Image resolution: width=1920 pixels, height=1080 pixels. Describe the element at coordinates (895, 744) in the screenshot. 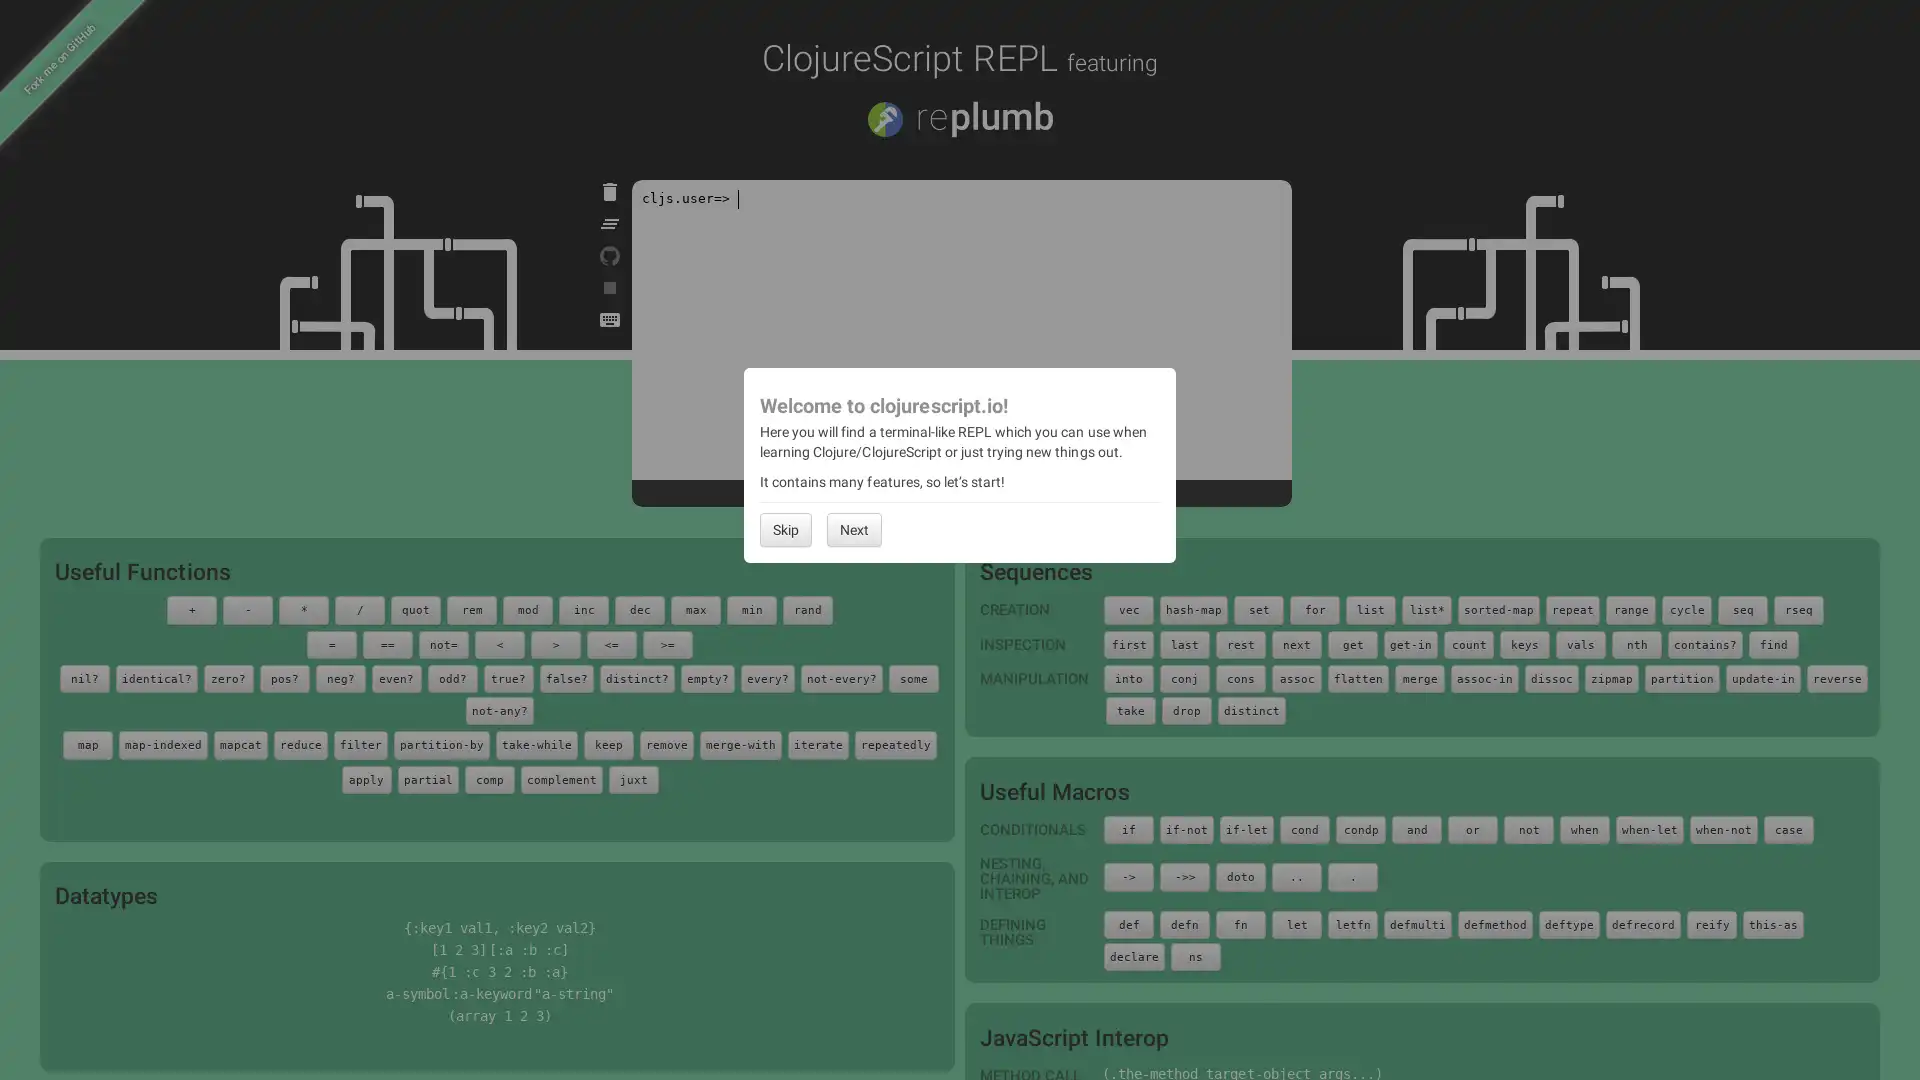

I see `repeatedly` at that location.